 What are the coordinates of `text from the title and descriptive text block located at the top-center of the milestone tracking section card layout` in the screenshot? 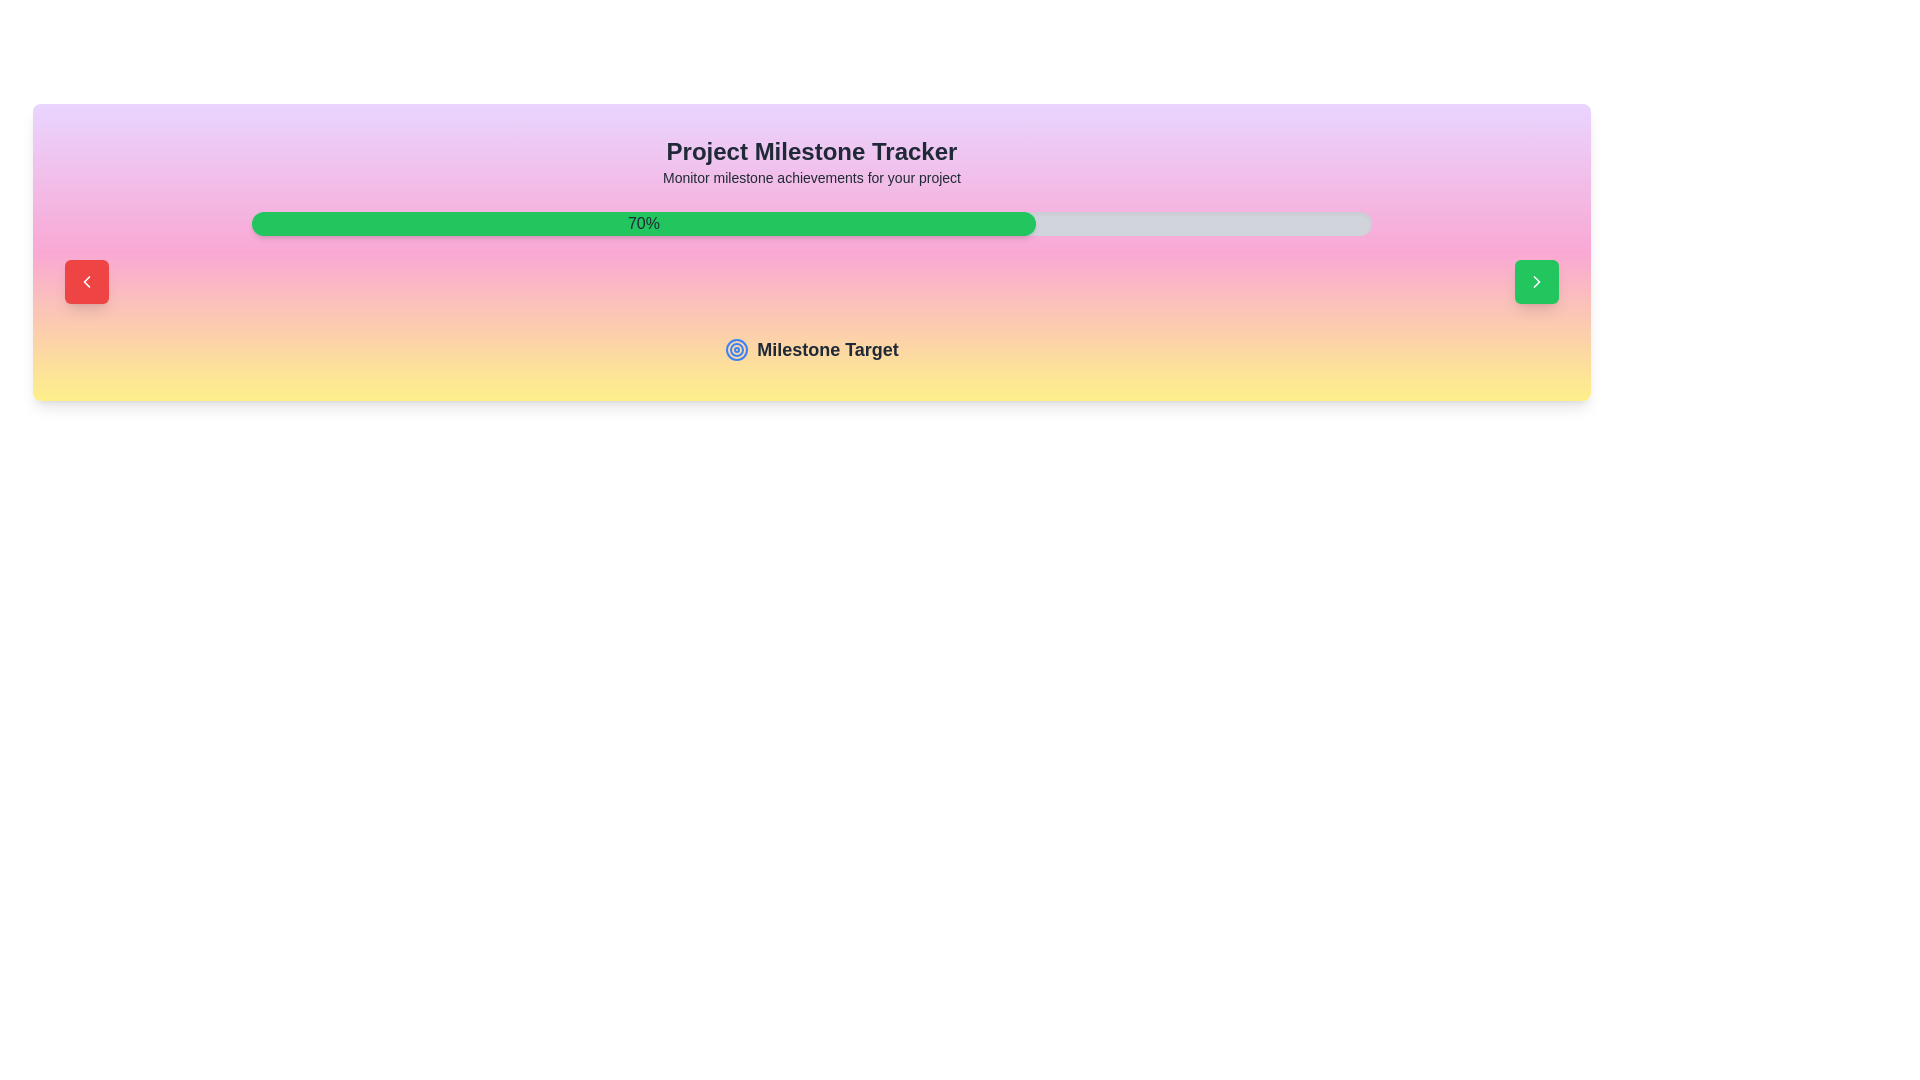 It's located at (811, 161).